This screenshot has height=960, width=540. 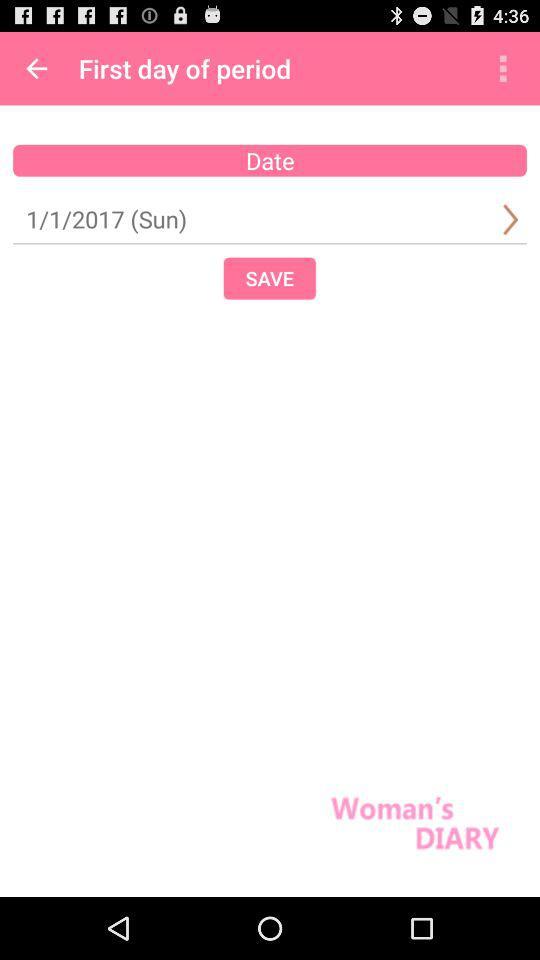 I want to click on item above date icon, so click(x=36, y=68).